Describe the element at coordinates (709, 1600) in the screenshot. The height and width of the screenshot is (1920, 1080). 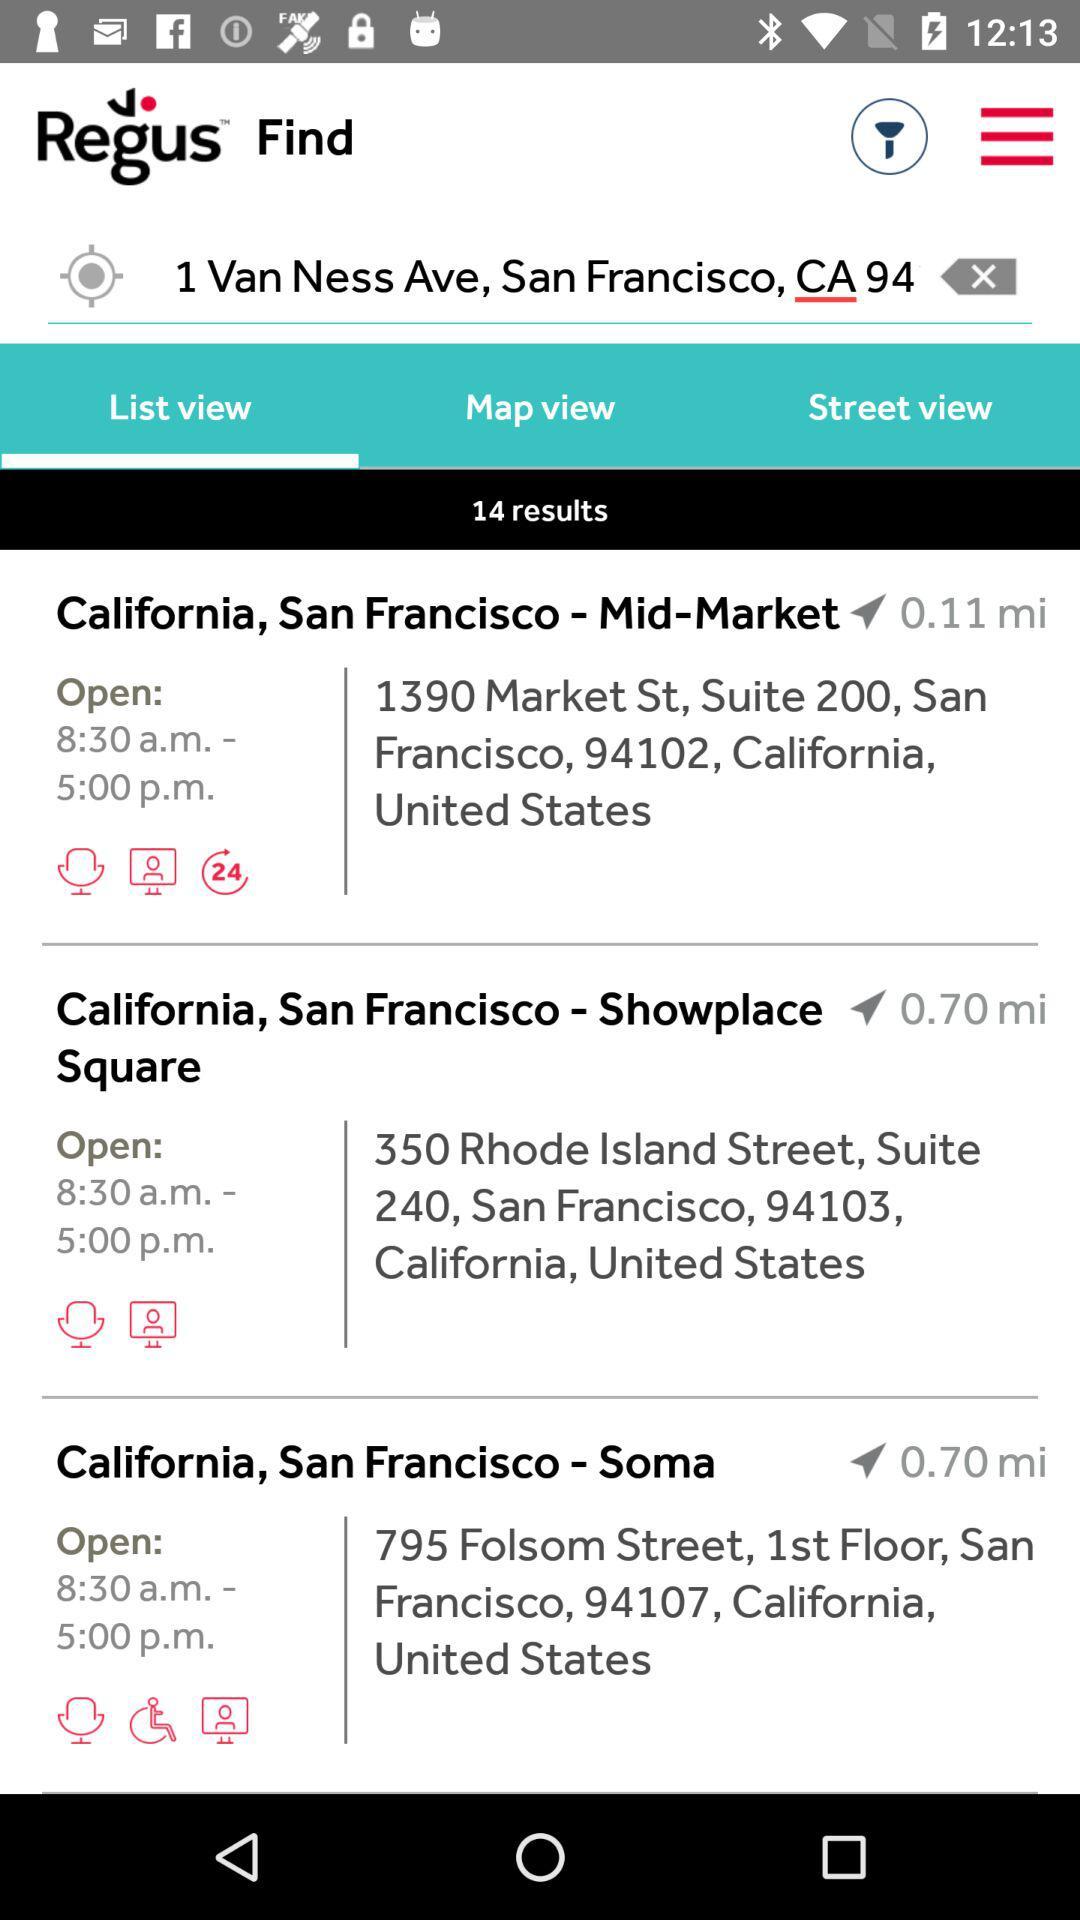
I see `795 folsom street item` at that location.